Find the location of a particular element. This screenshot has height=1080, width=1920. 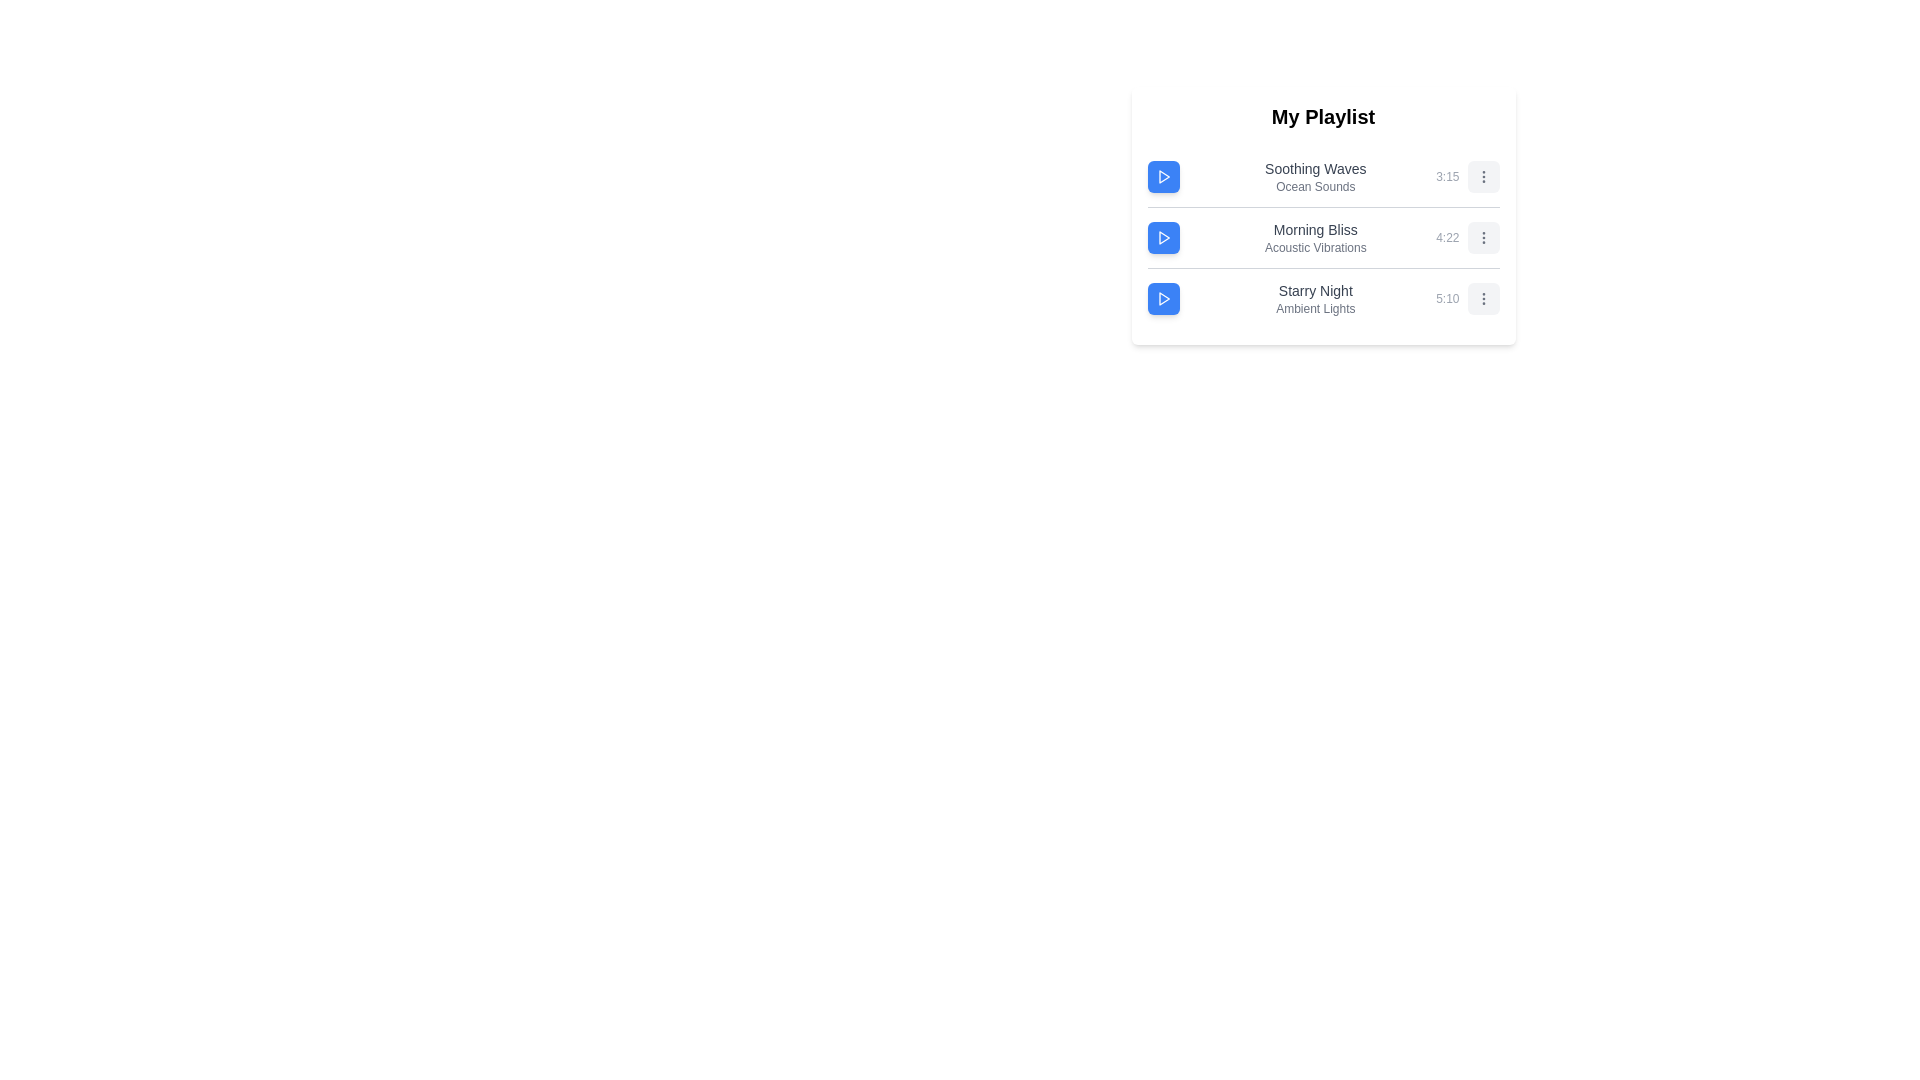

the blue triangular play button icon in the playlist section associated with the 'Starry Night' song item is located at coordinates (1164, 299).